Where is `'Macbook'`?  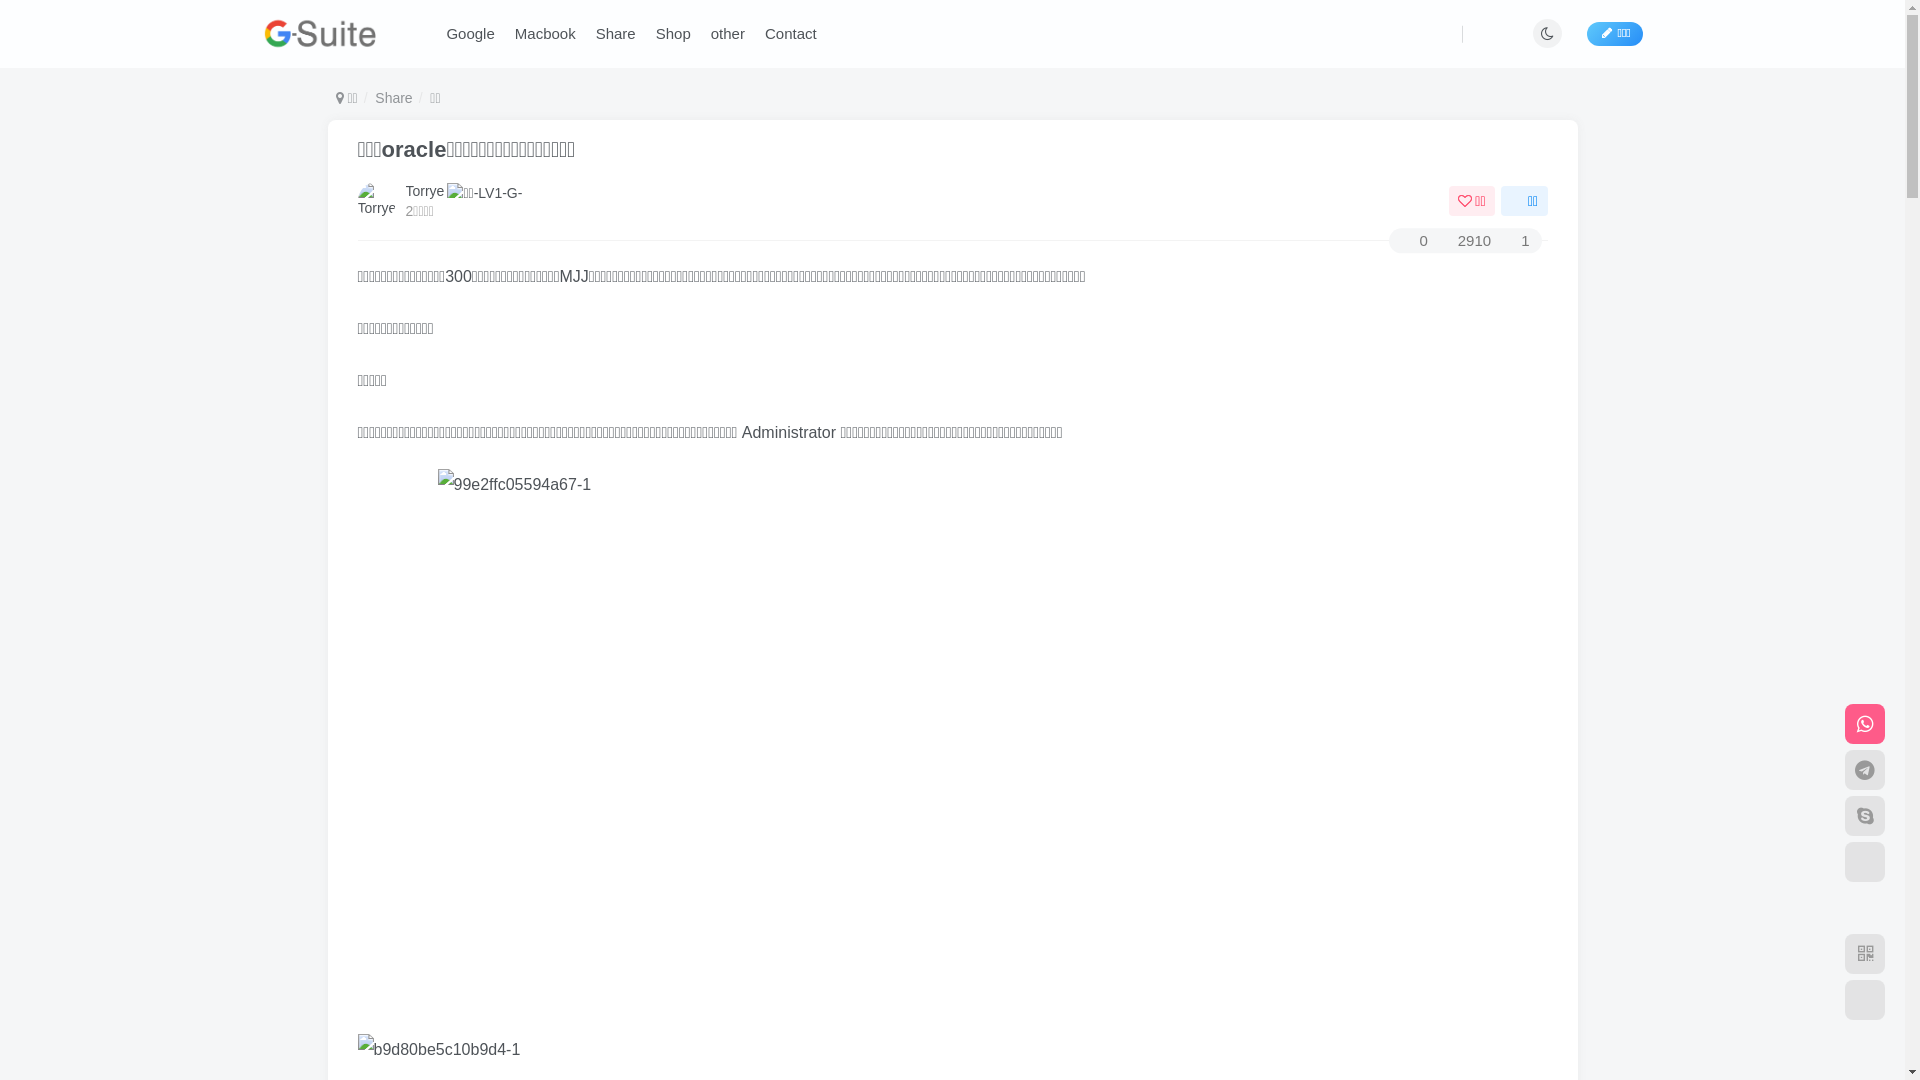 'Macbook' is located at coordinates (545, 34).